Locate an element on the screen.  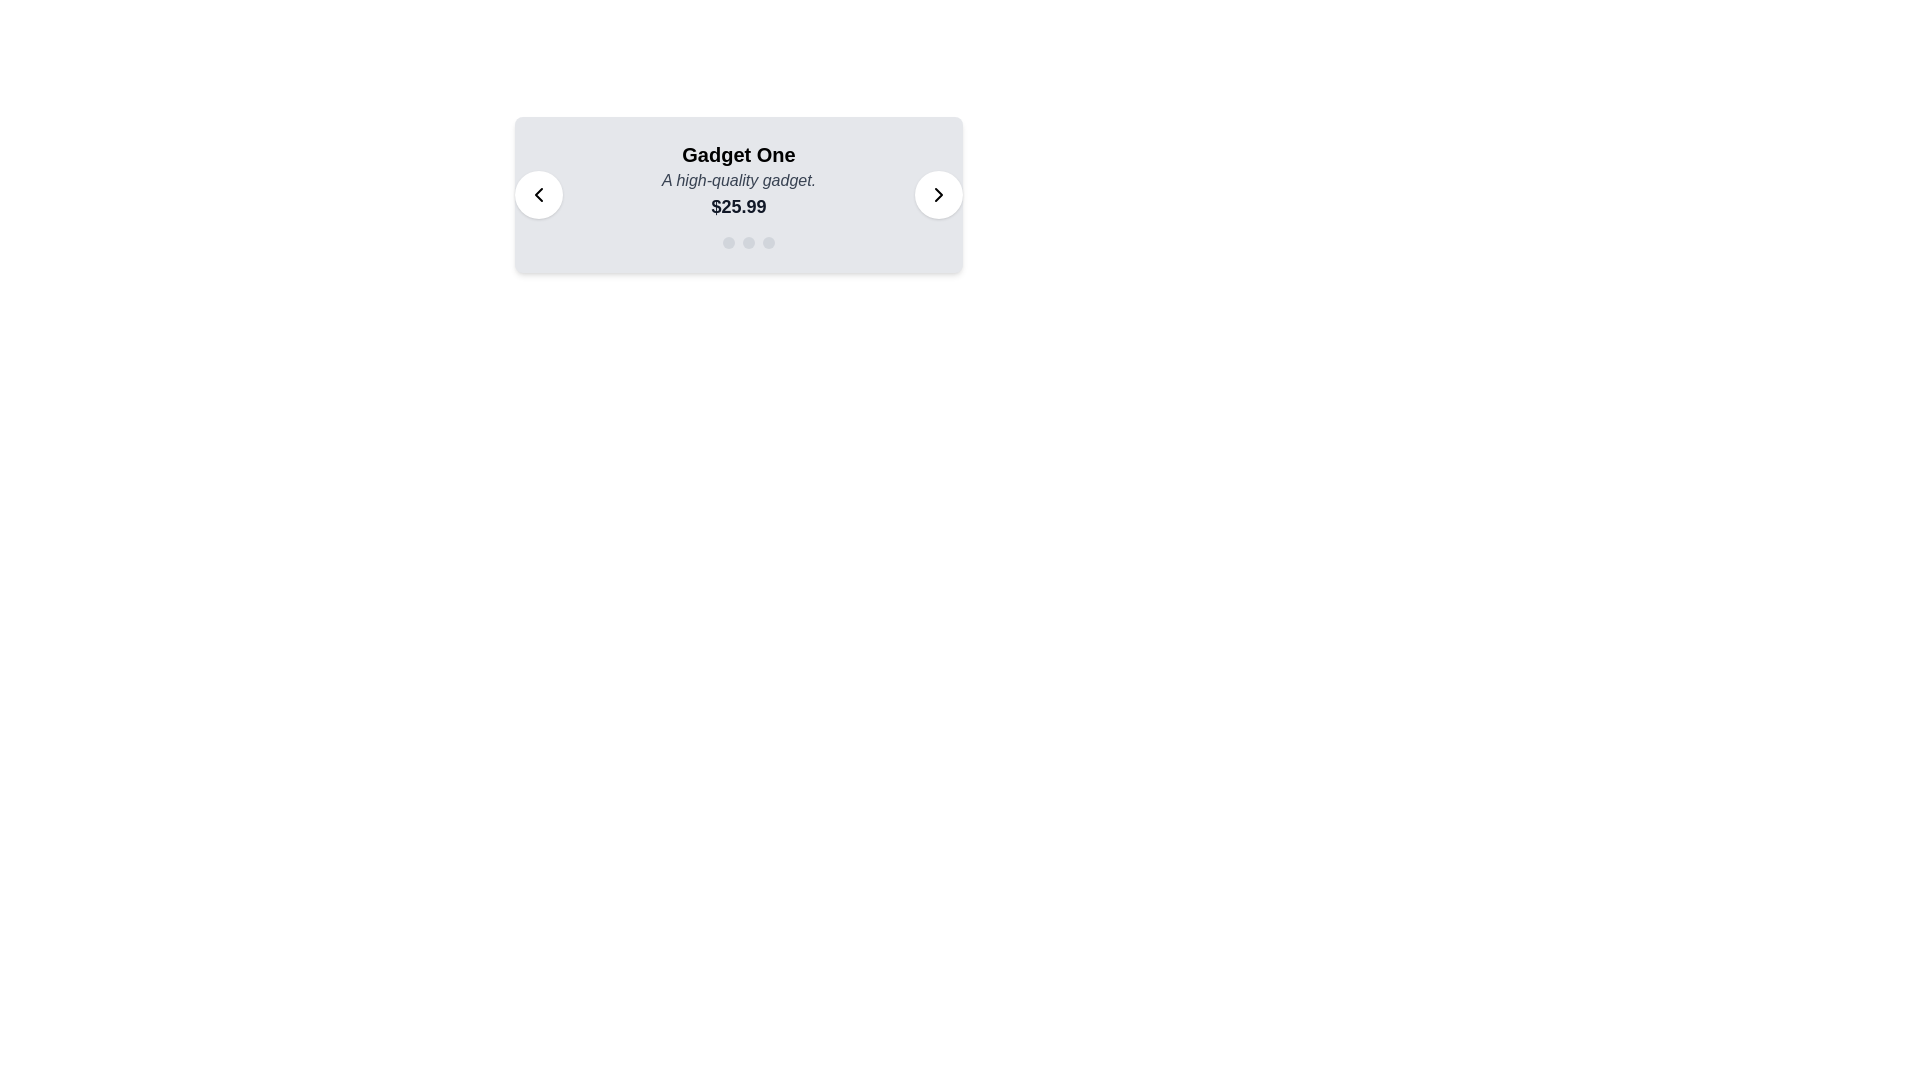
the button located to the right of the 'Gadget One' text and price information is located at coordinates (938, 195).